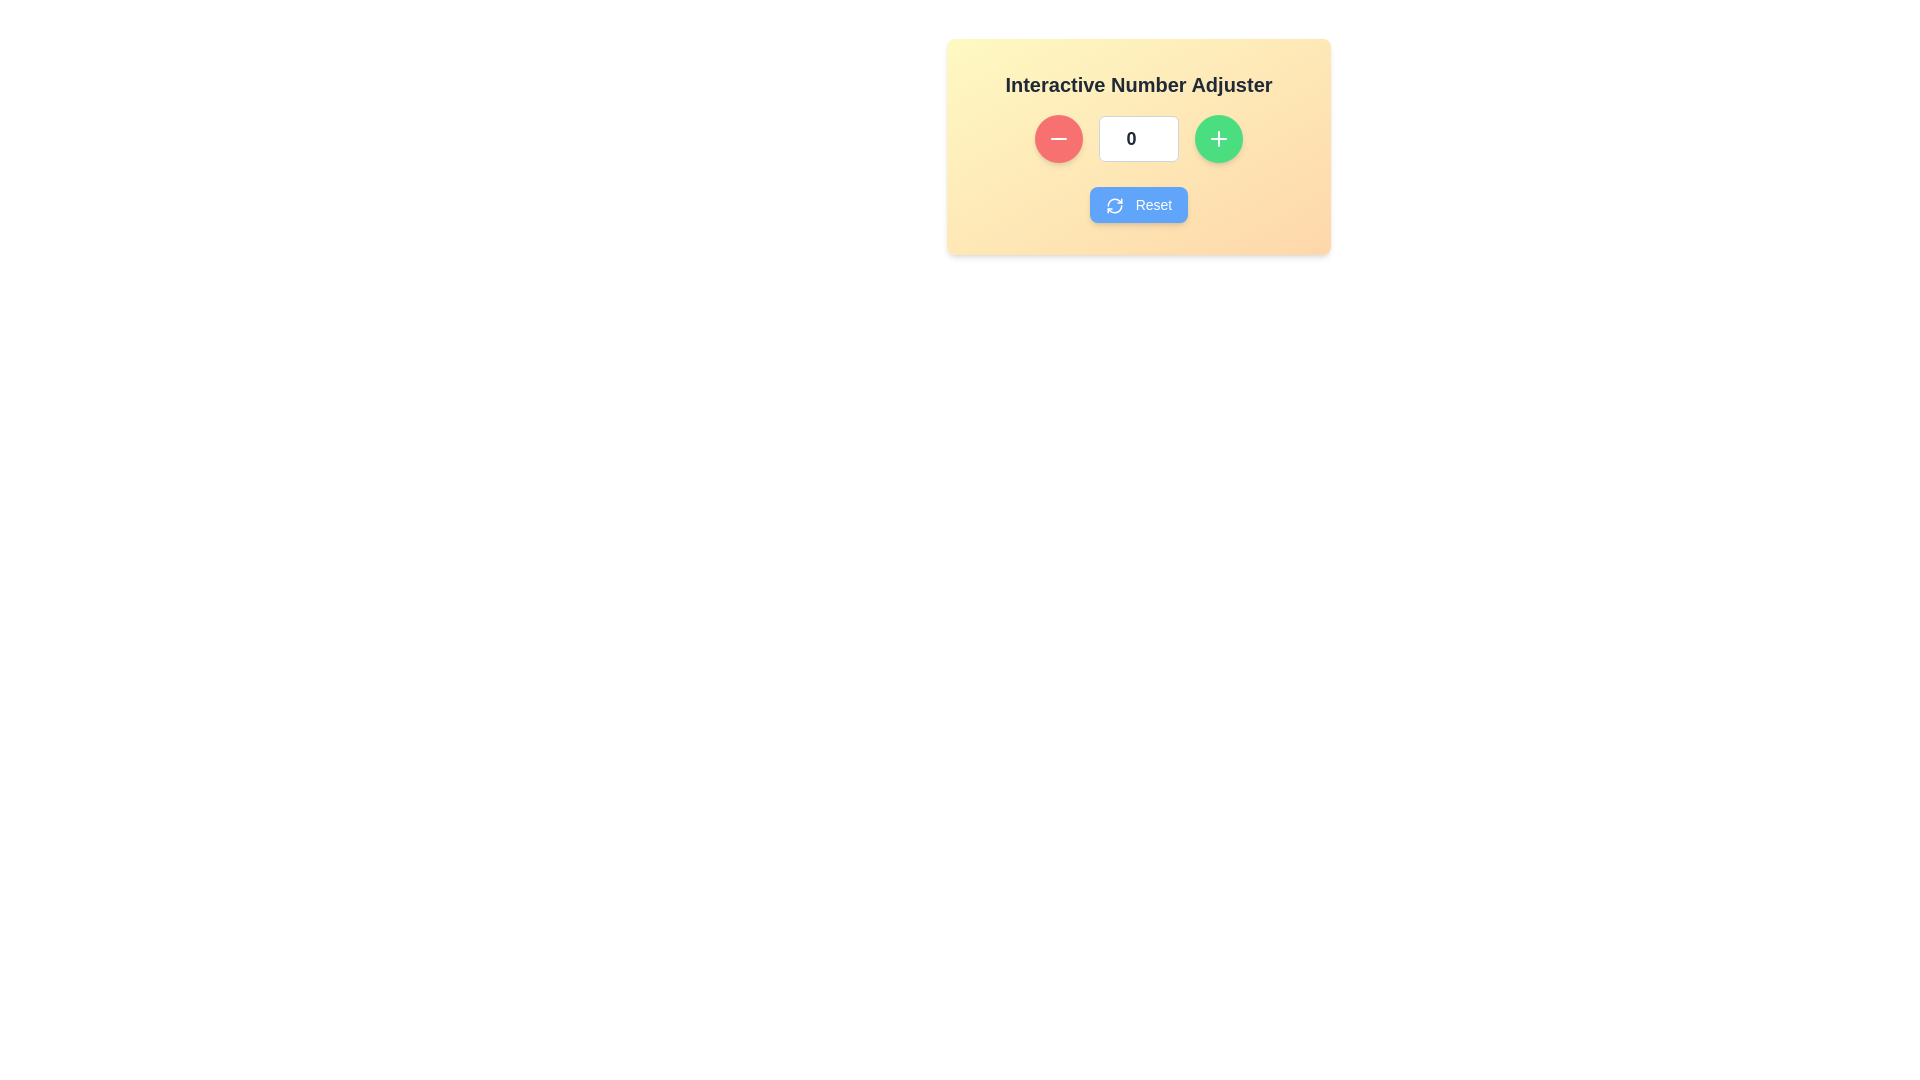 The height and width of the screenshot is (1080, 1920). I want to click on the reset button located beneath the plus and minus controls and the number display, so click(1138, 204).